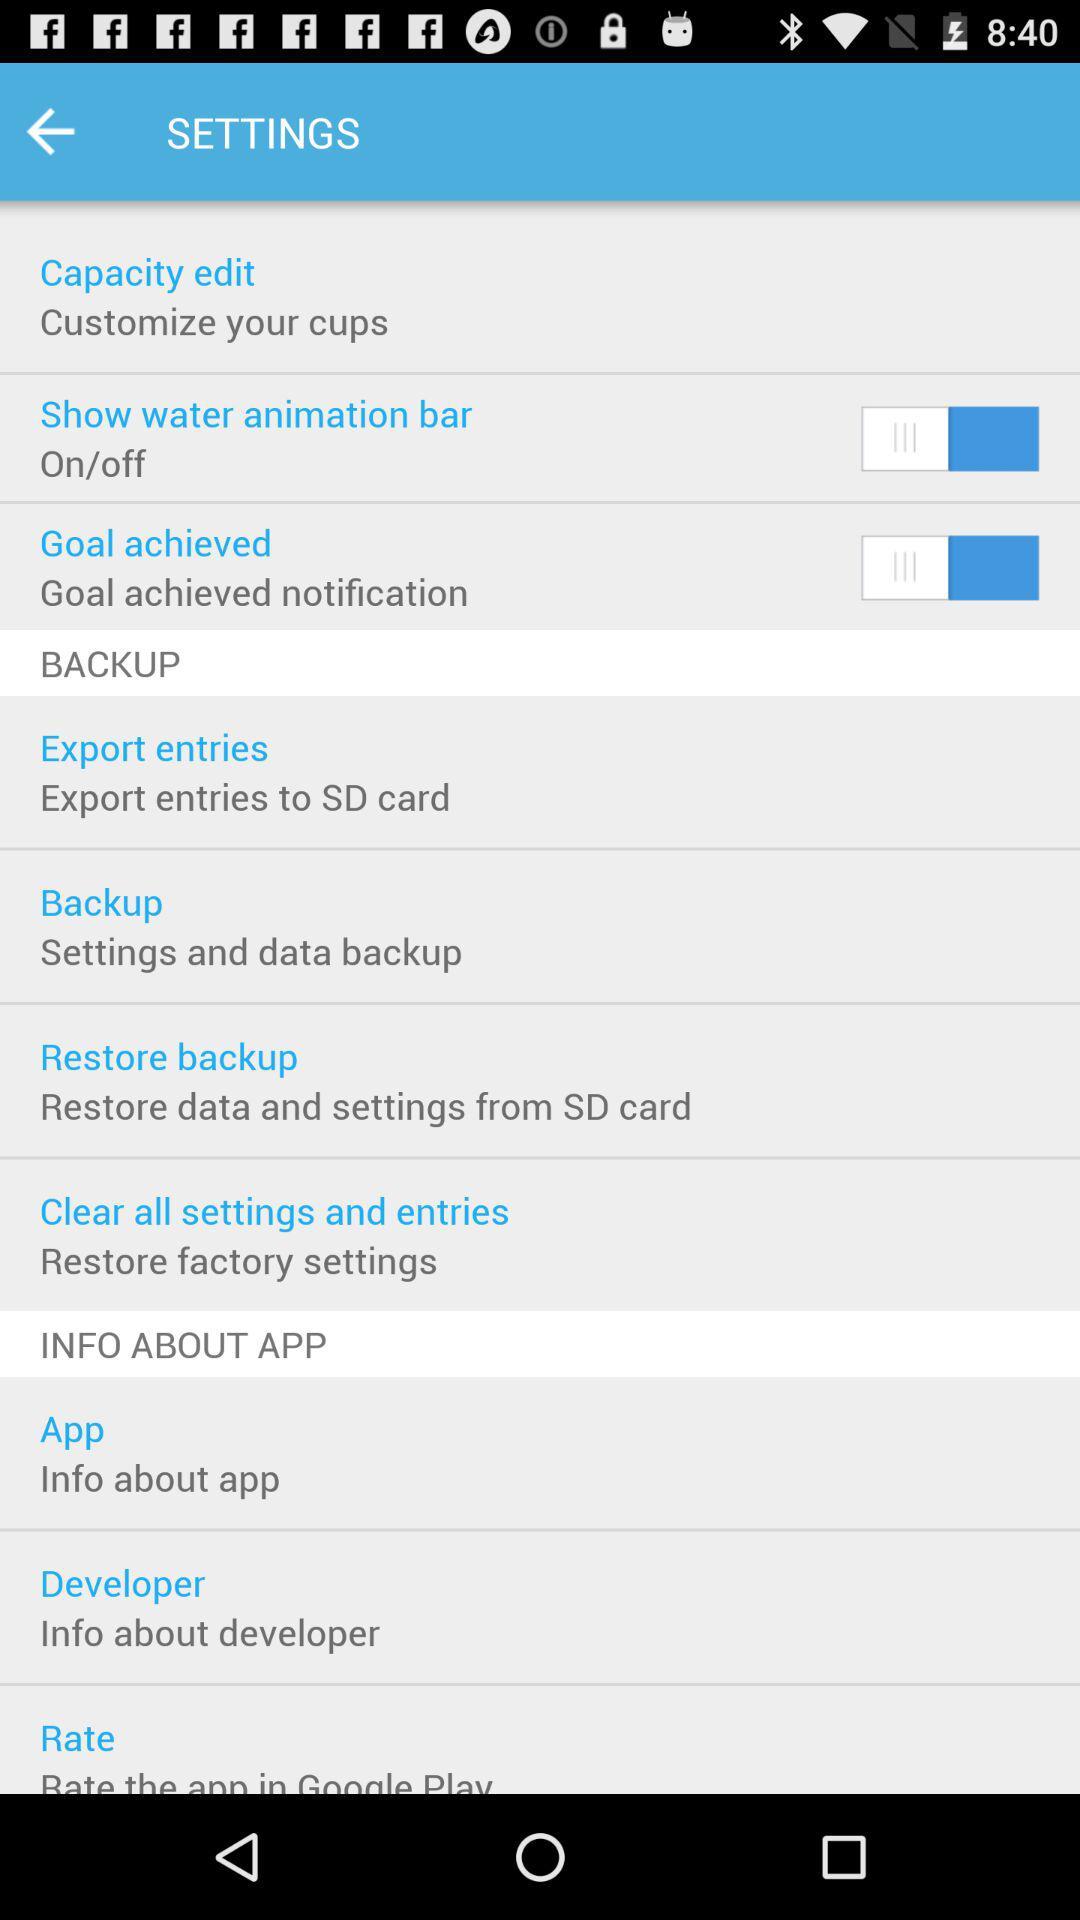  Describe the element at coordinates (76, 140) in the screenshot. I see `the arrow_backward icon` at that location.